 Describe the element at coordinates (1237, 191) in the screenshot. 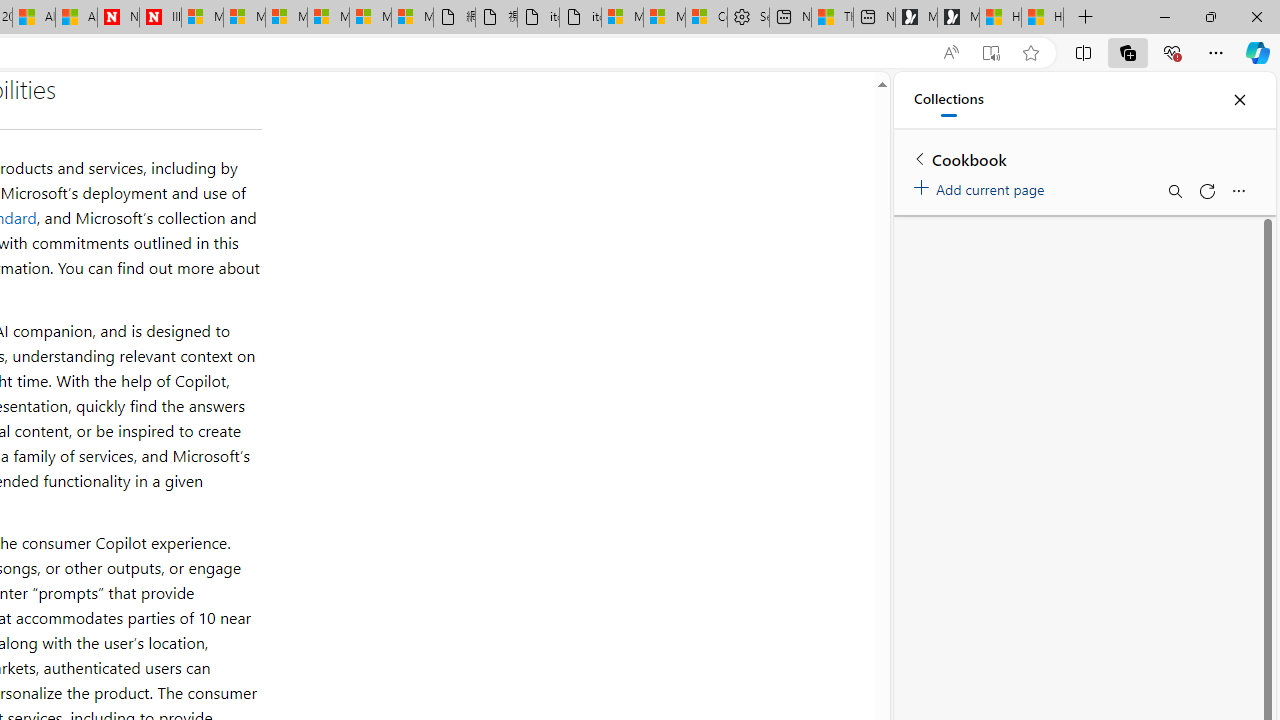

I see `'More options menu'` at that location.